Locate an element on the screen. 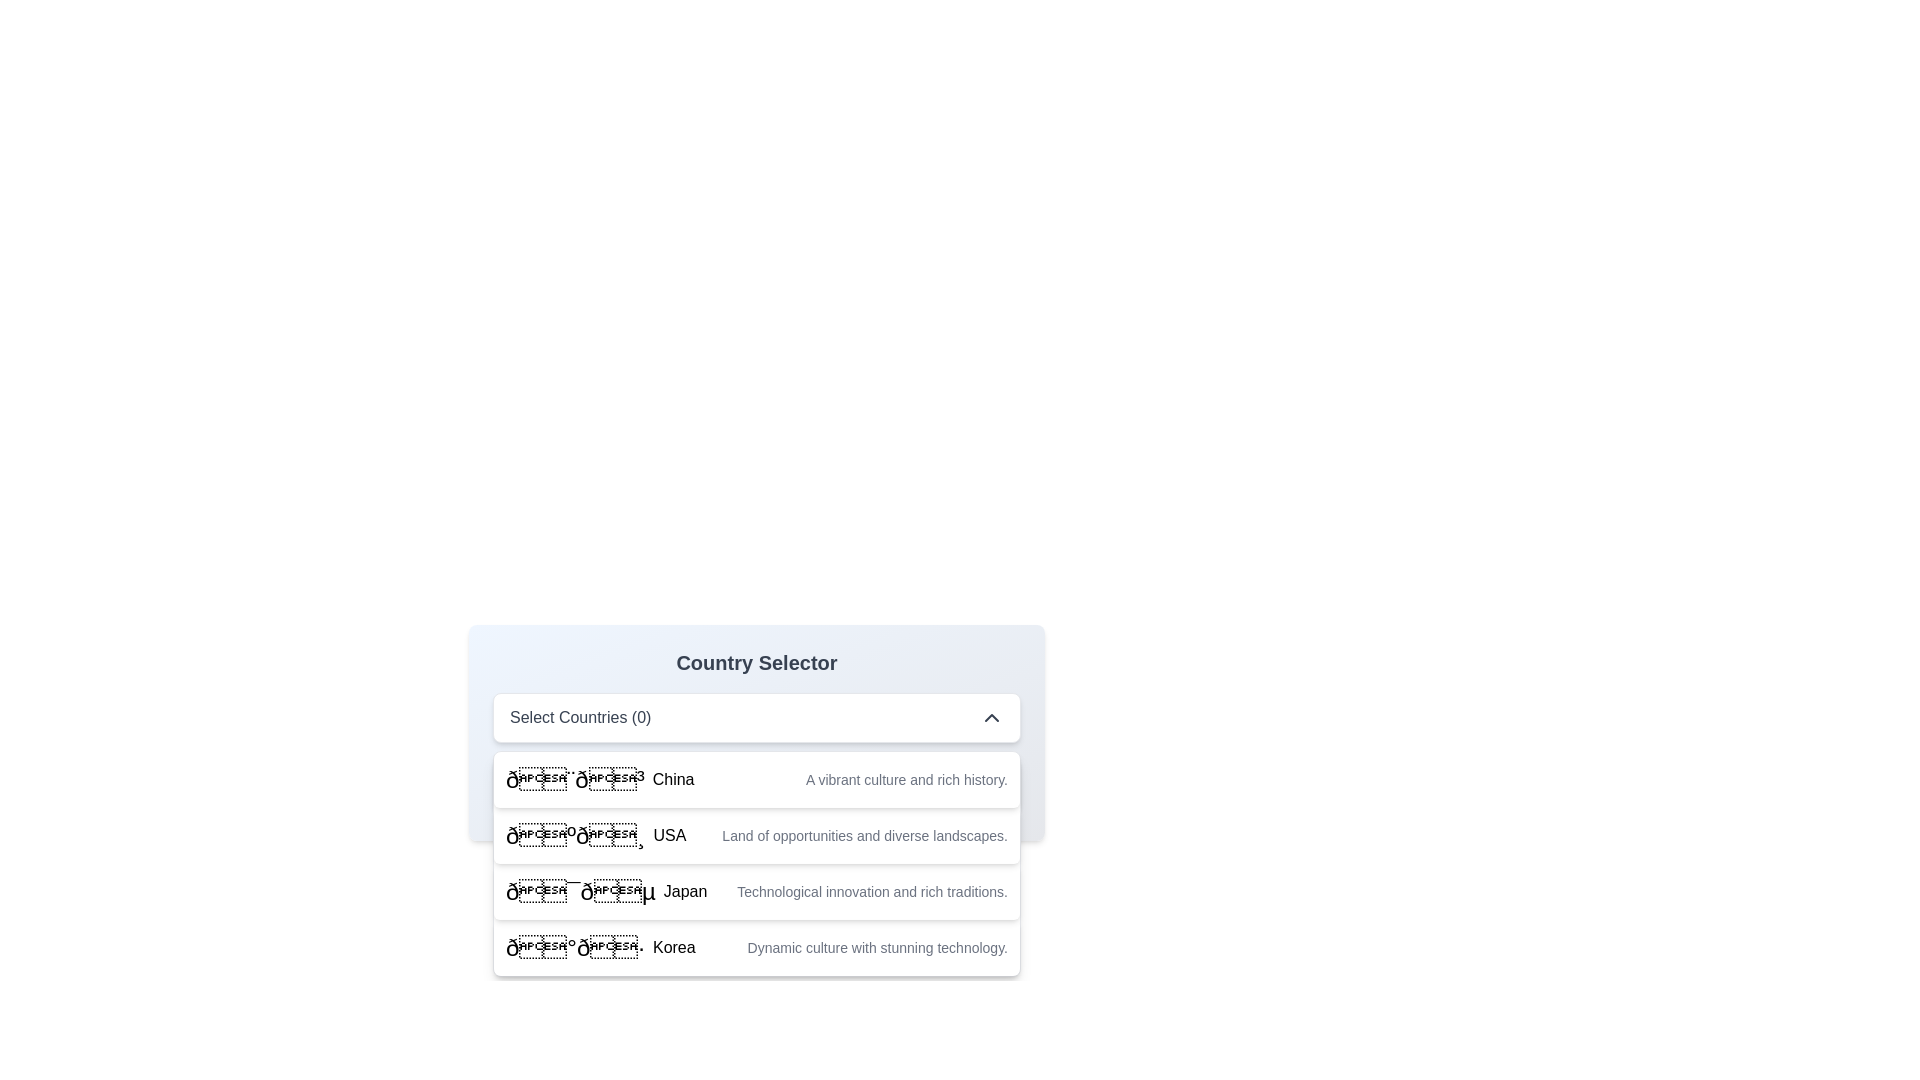  the third selectable option for Japan within the dropdown menu, which is positioned between the USA and Korea options is located at coordinates (756, 890).